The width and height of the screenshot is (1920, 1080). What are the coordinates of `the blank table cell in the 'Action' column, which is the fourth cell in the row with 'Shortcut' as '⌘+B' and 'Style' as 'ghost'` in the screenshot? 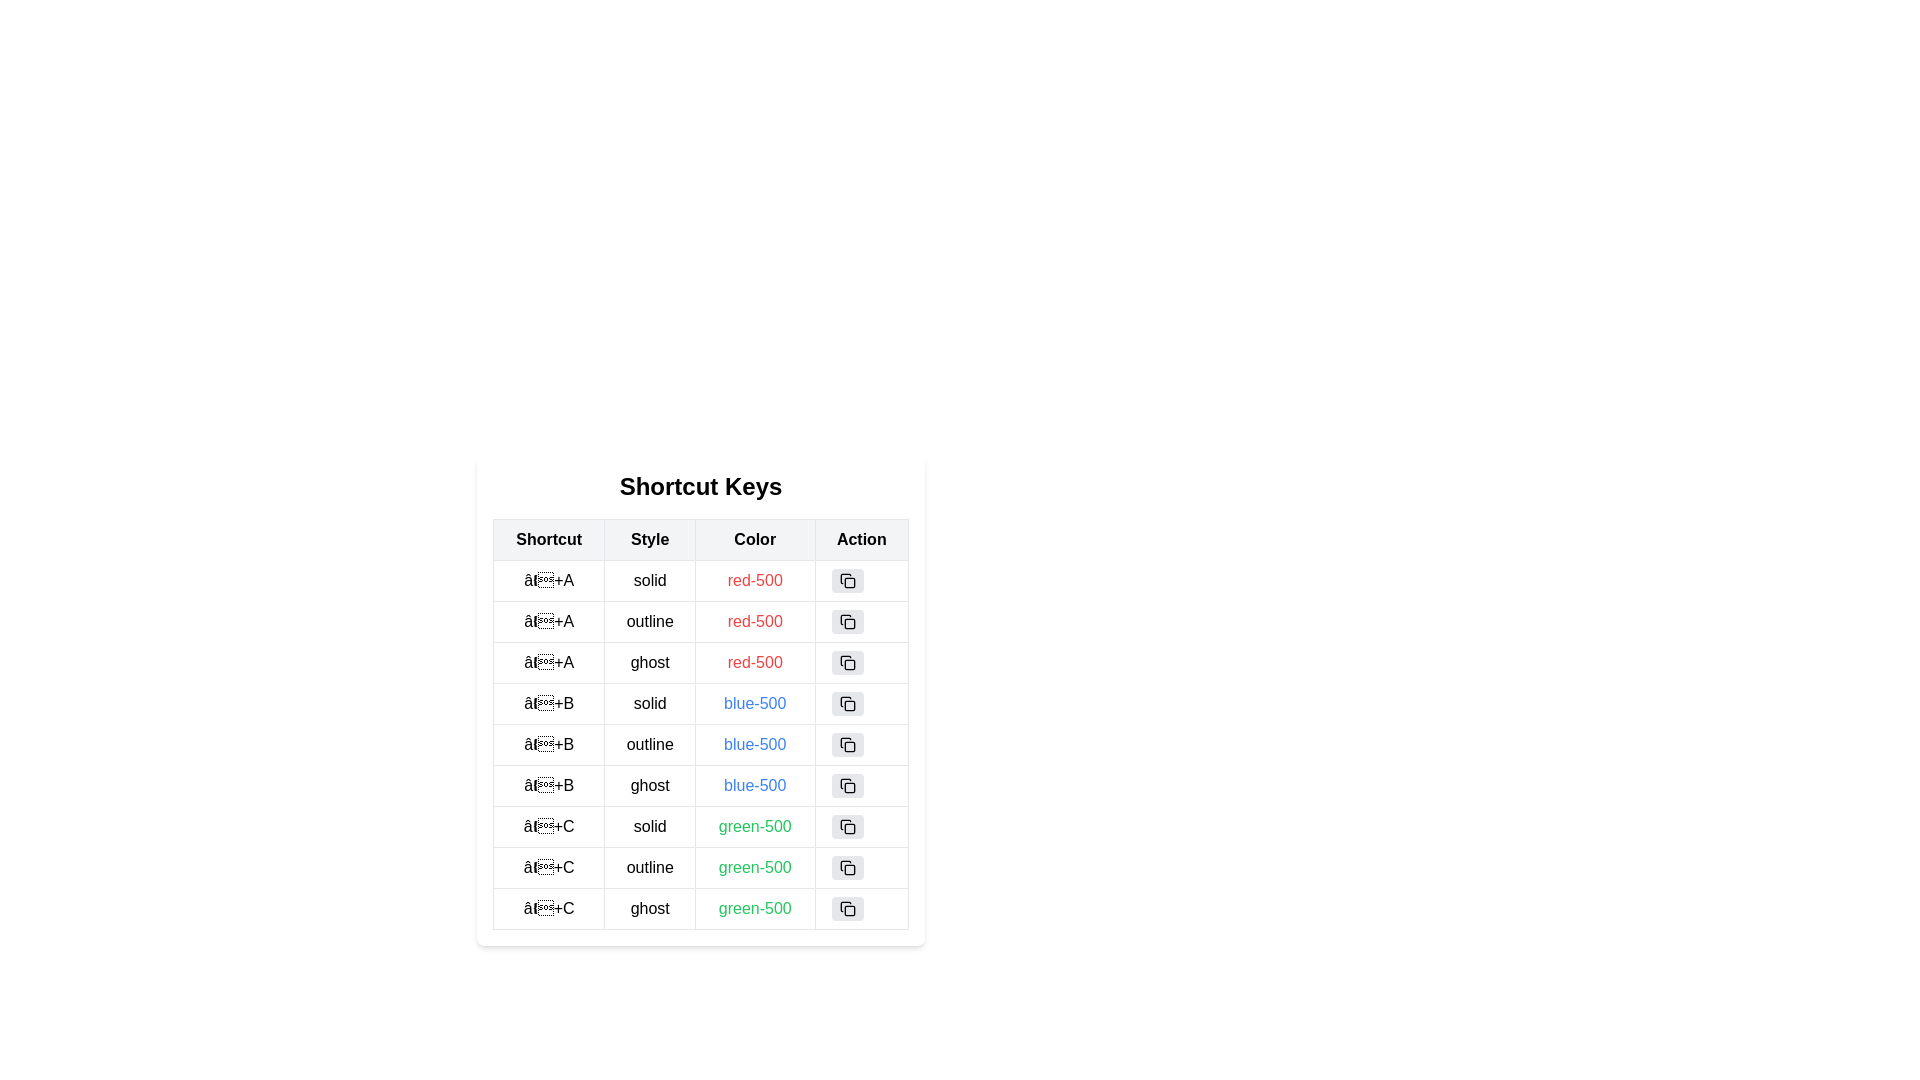 It's located at (861, 785).